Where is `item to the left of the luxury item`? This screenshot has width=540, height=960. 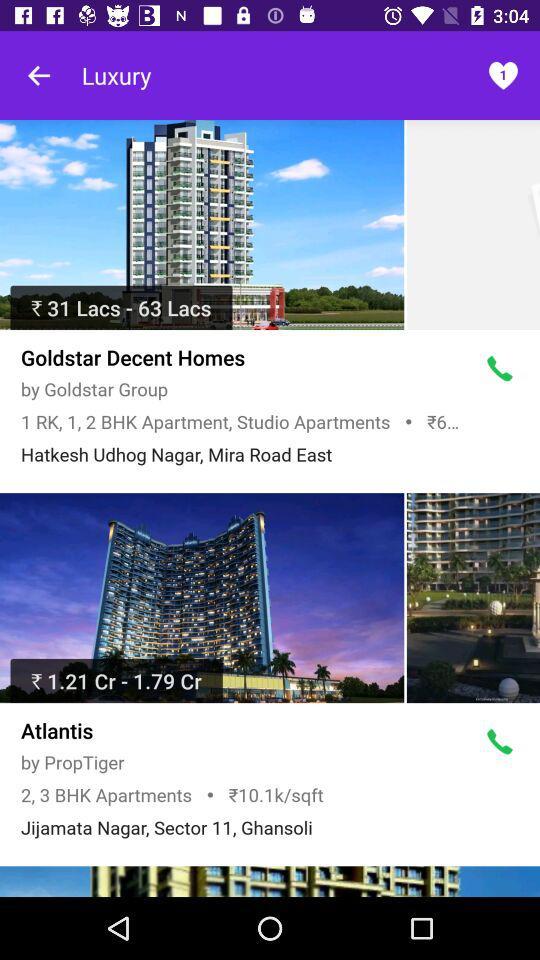
item to the left of the luxury item is located at coordinates (39, 75).